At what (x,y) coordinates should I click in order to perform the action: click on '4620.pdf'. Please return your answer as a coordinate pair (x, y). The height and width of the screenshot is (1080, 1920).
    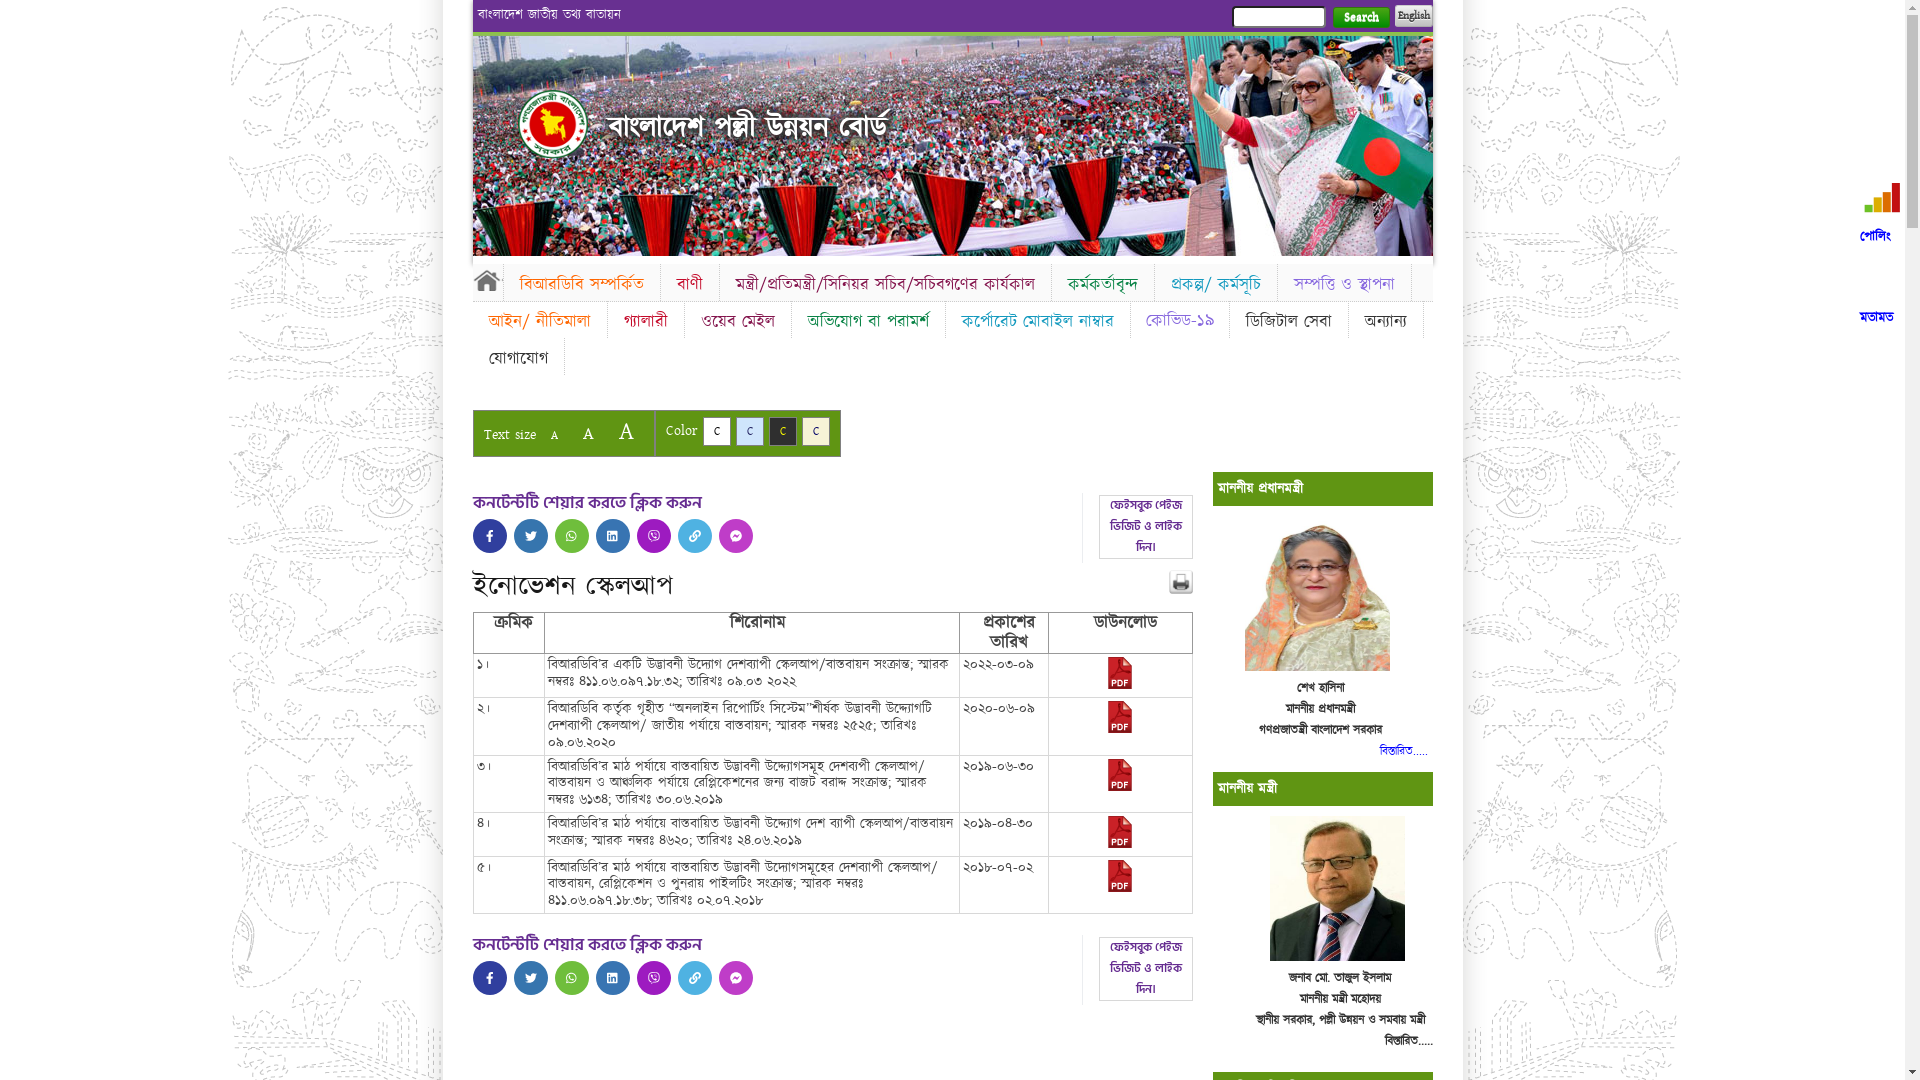
    Looking at the image, I should click on (1118, 844).